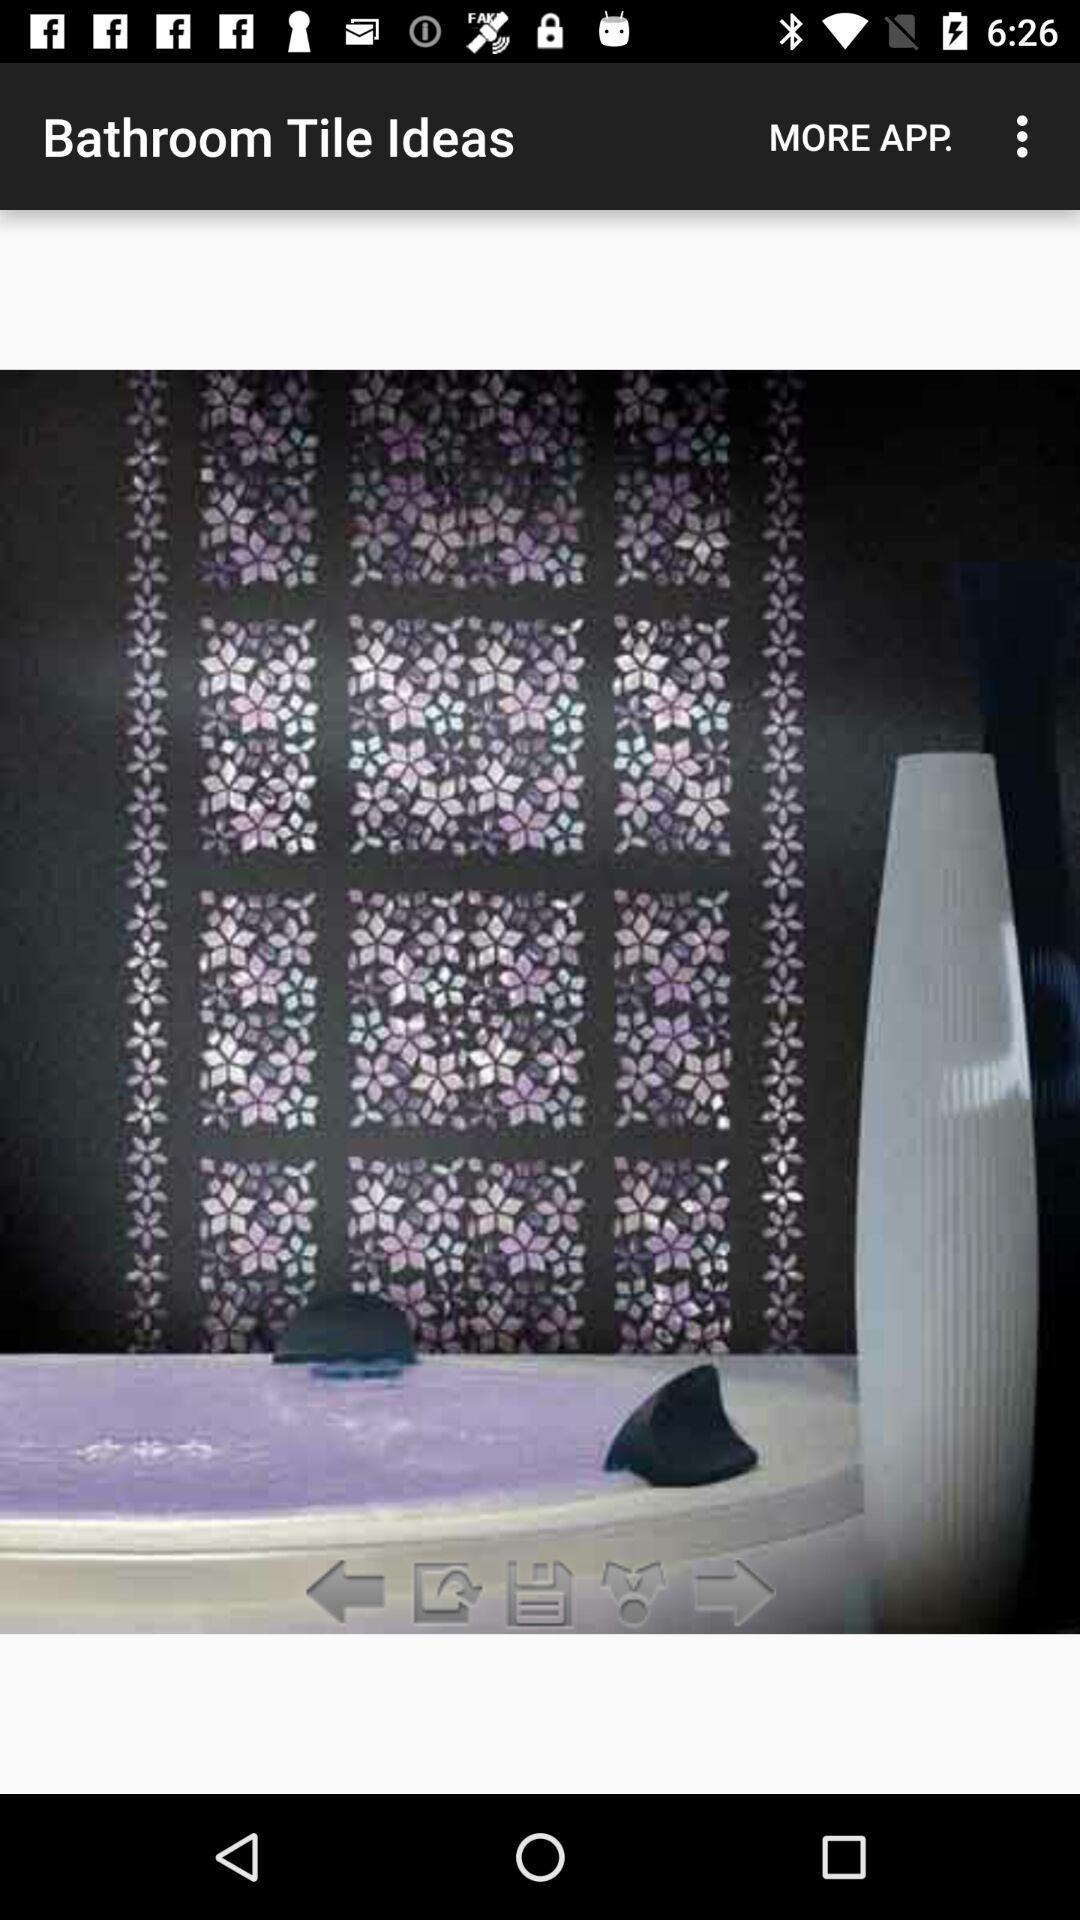 This screenshot has width=1080, height=1920. I want to click on the launch icon, so click(444, 1593).